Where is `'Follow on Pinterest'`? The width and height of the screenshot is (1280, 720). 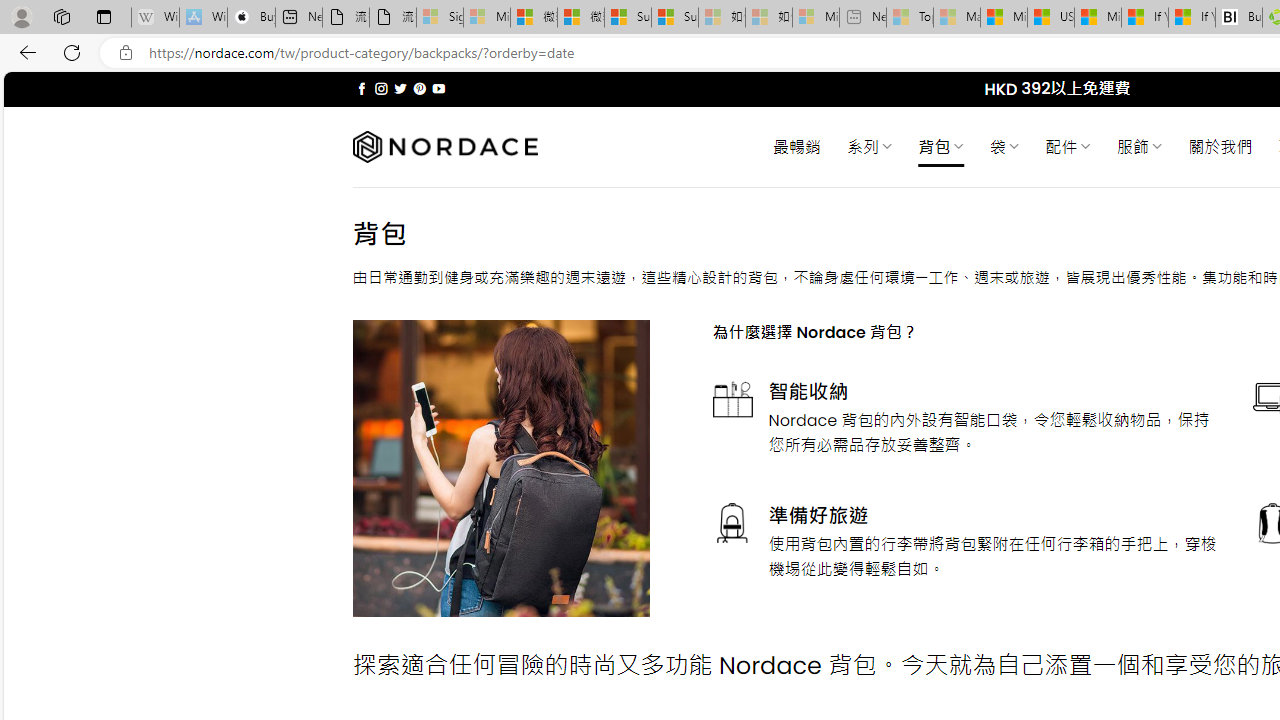
'Follow on Pinterest' is located at coordinates (418, 88).